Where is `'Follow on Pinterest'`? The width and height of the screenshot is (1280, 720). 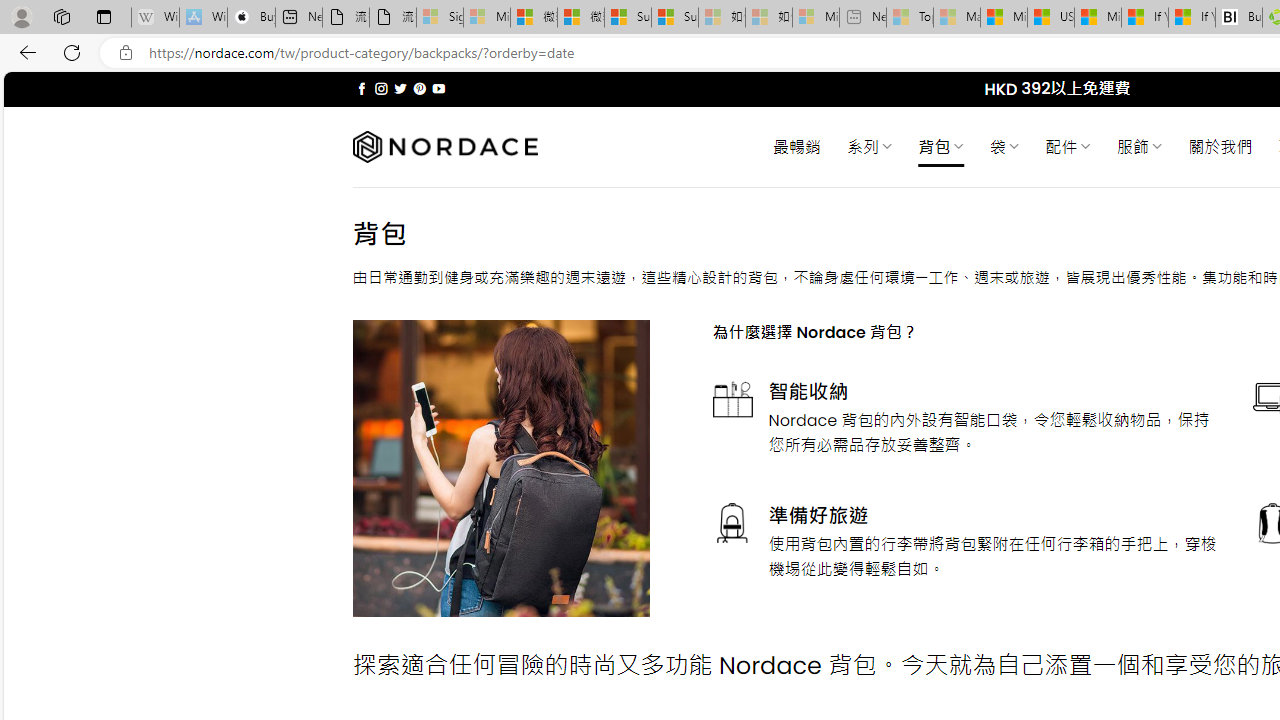
'Follow on Pinterest' is located at coordinates (418, 88).